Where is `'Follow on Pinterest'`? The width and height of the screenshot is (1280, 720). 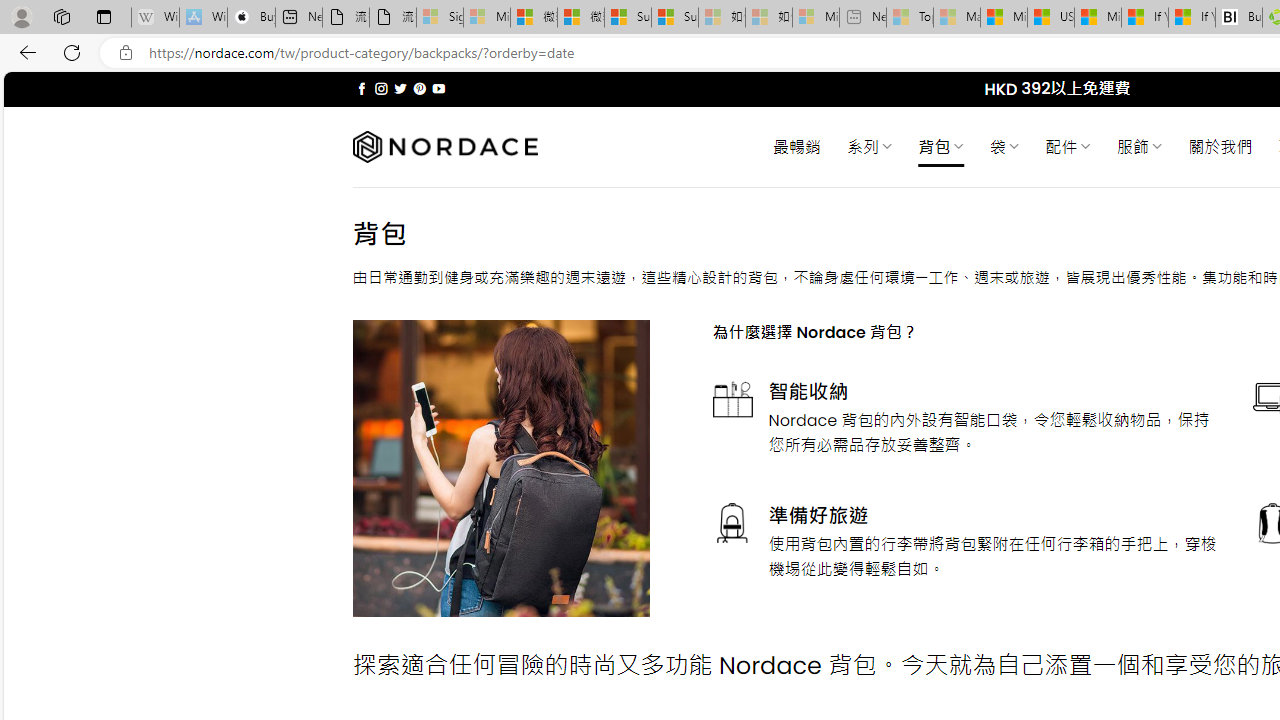
'Follow on Pinterest' is located at coordinates (418, 88).